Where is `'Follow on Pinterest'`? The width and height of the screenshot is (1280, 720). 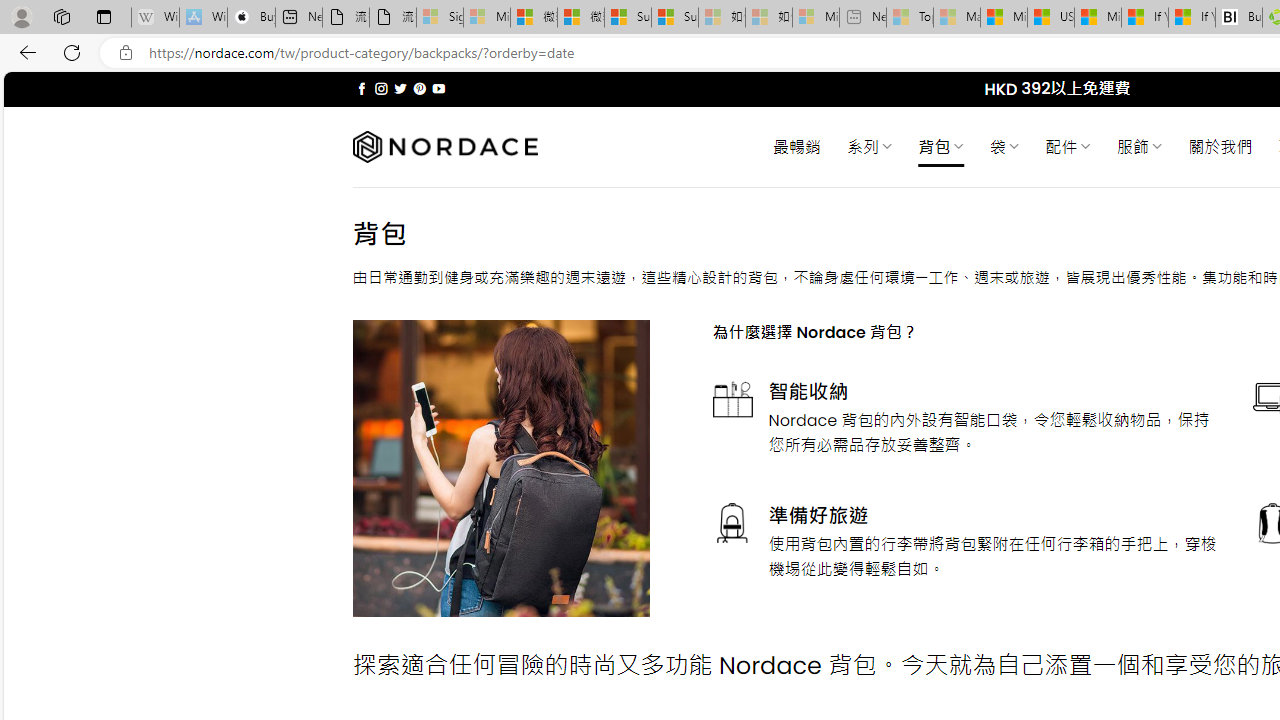
'Follow on Pinterest' is located at coordinates (418, 88).